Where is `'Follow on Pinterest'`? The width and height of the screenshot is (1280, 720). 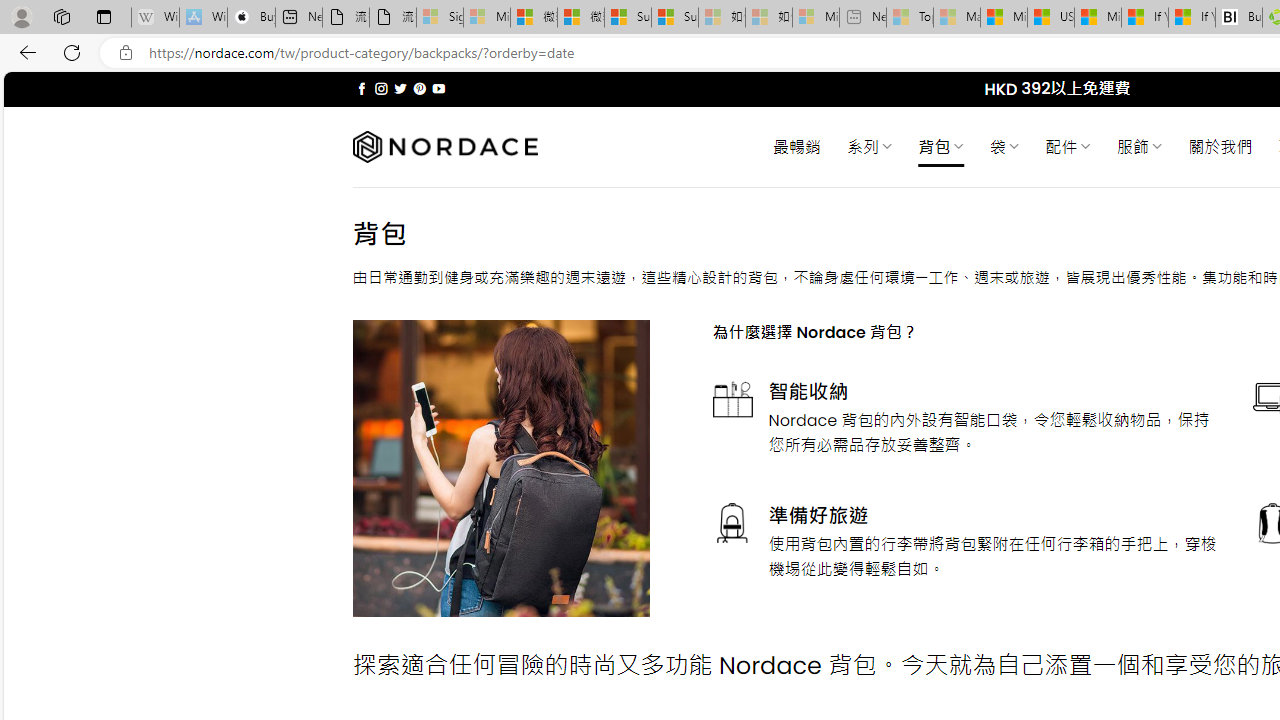
'Follow on Pinterest' is located at coordinates (418, 88).